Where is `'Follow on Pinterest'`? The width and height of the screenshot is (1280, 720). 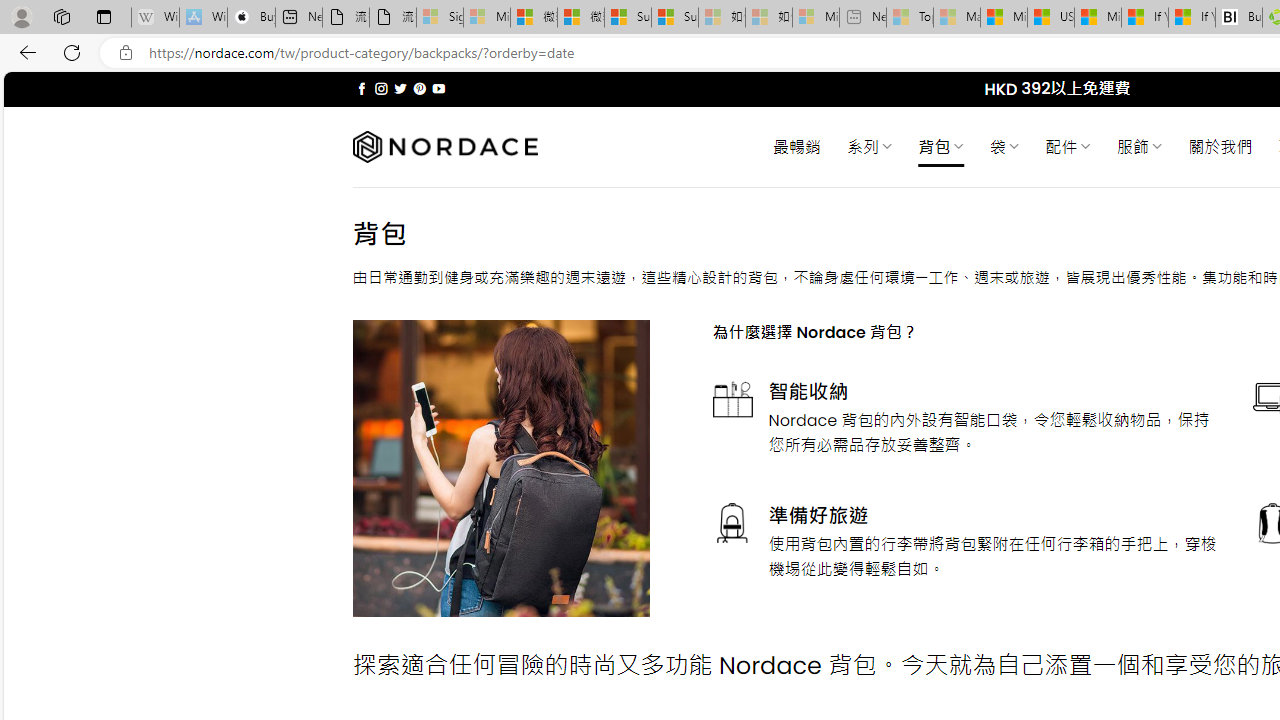
'Follow on Pinterest' is located at coordinates (418, 88).